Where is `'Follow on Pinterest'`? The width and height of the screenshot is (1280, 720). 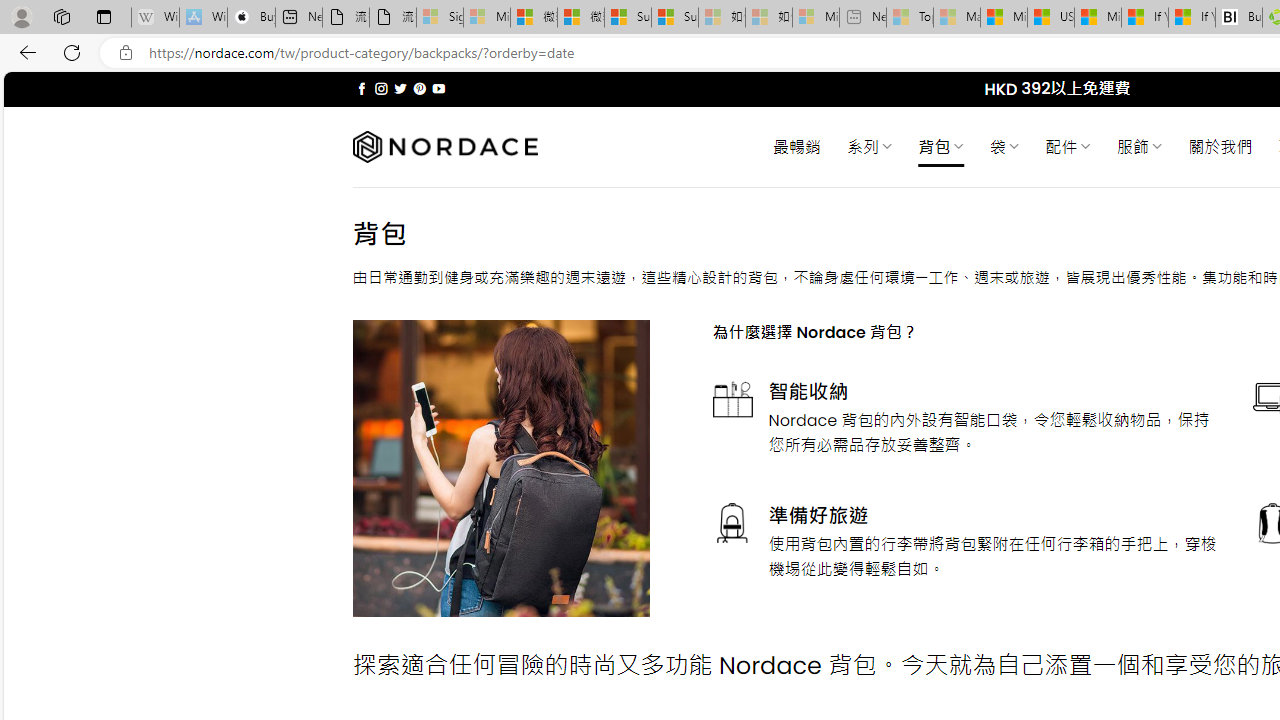
'Follow on Pinterest' is located at coordinates (418, 88).